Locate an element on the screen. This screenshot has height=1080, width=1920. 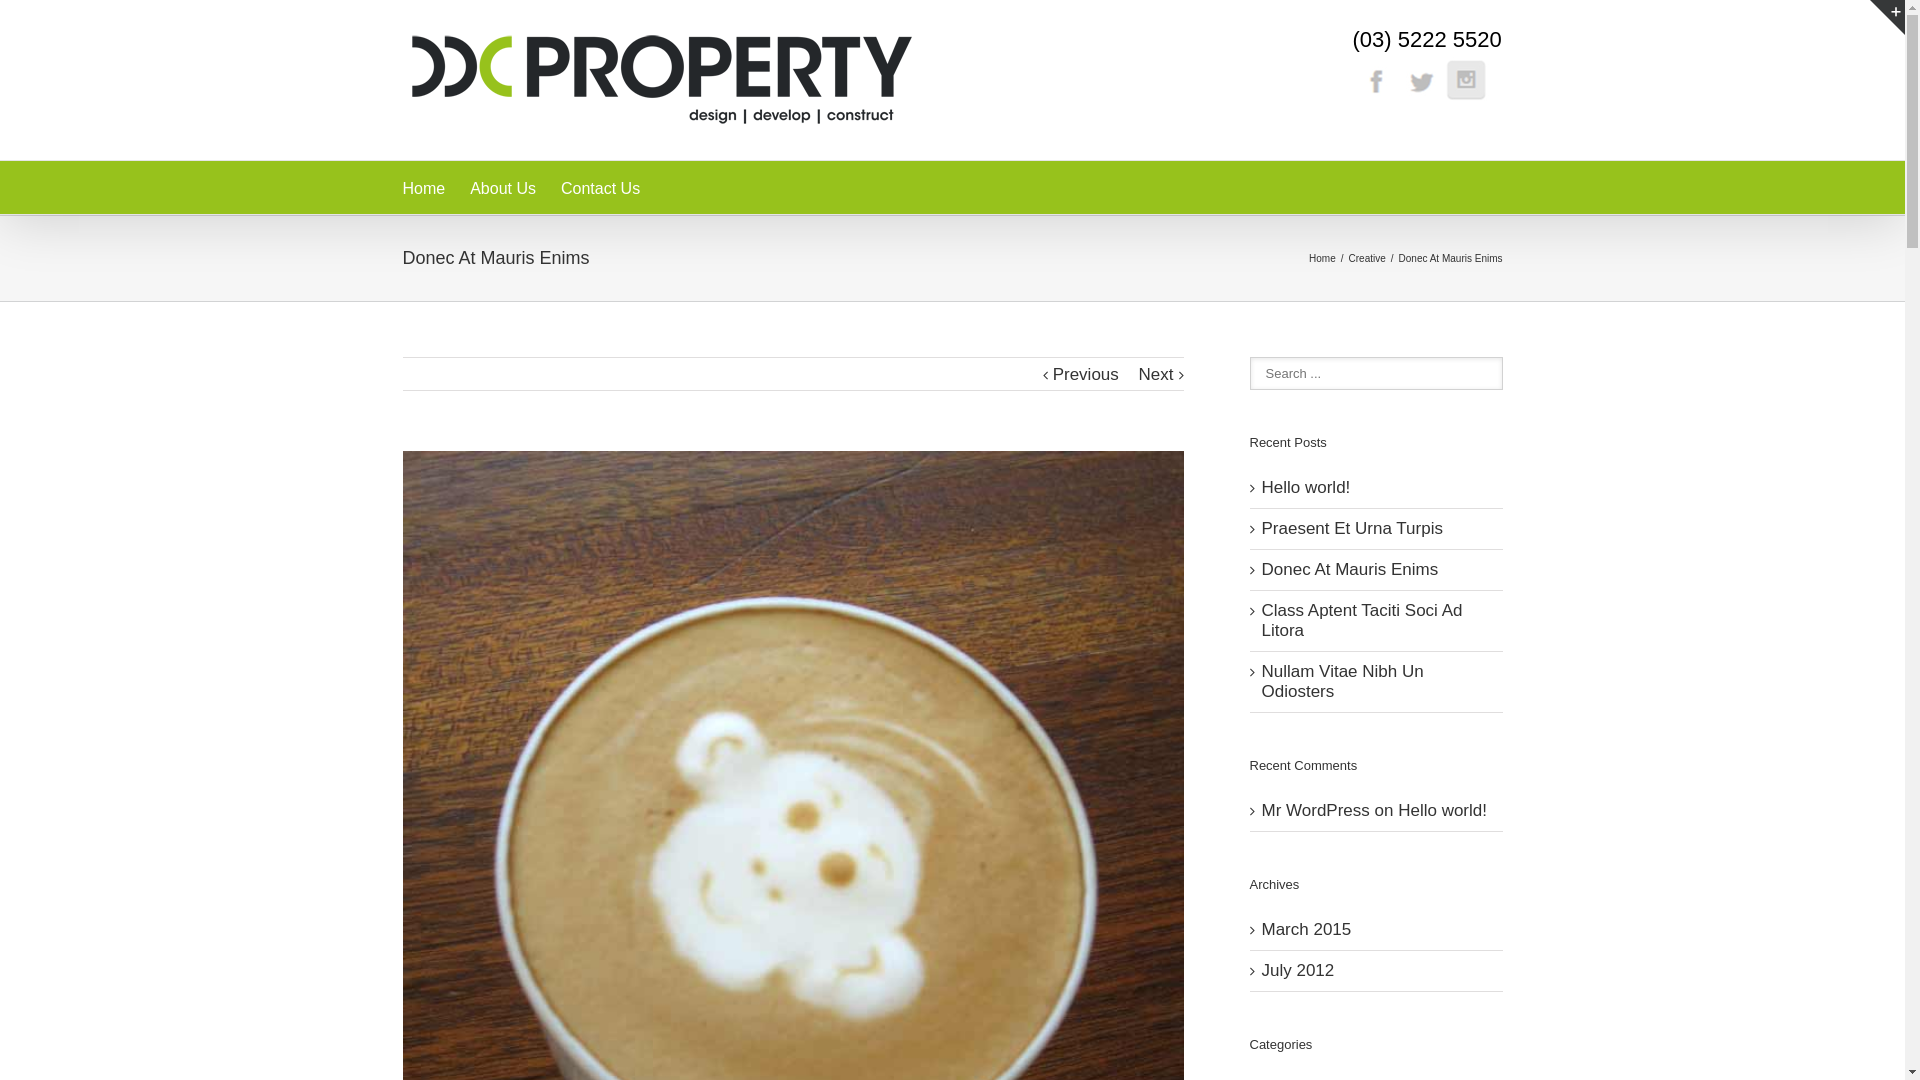
'Nullam Vitae Nibh Un Odiosters' is located at coordinates (1343, 680).